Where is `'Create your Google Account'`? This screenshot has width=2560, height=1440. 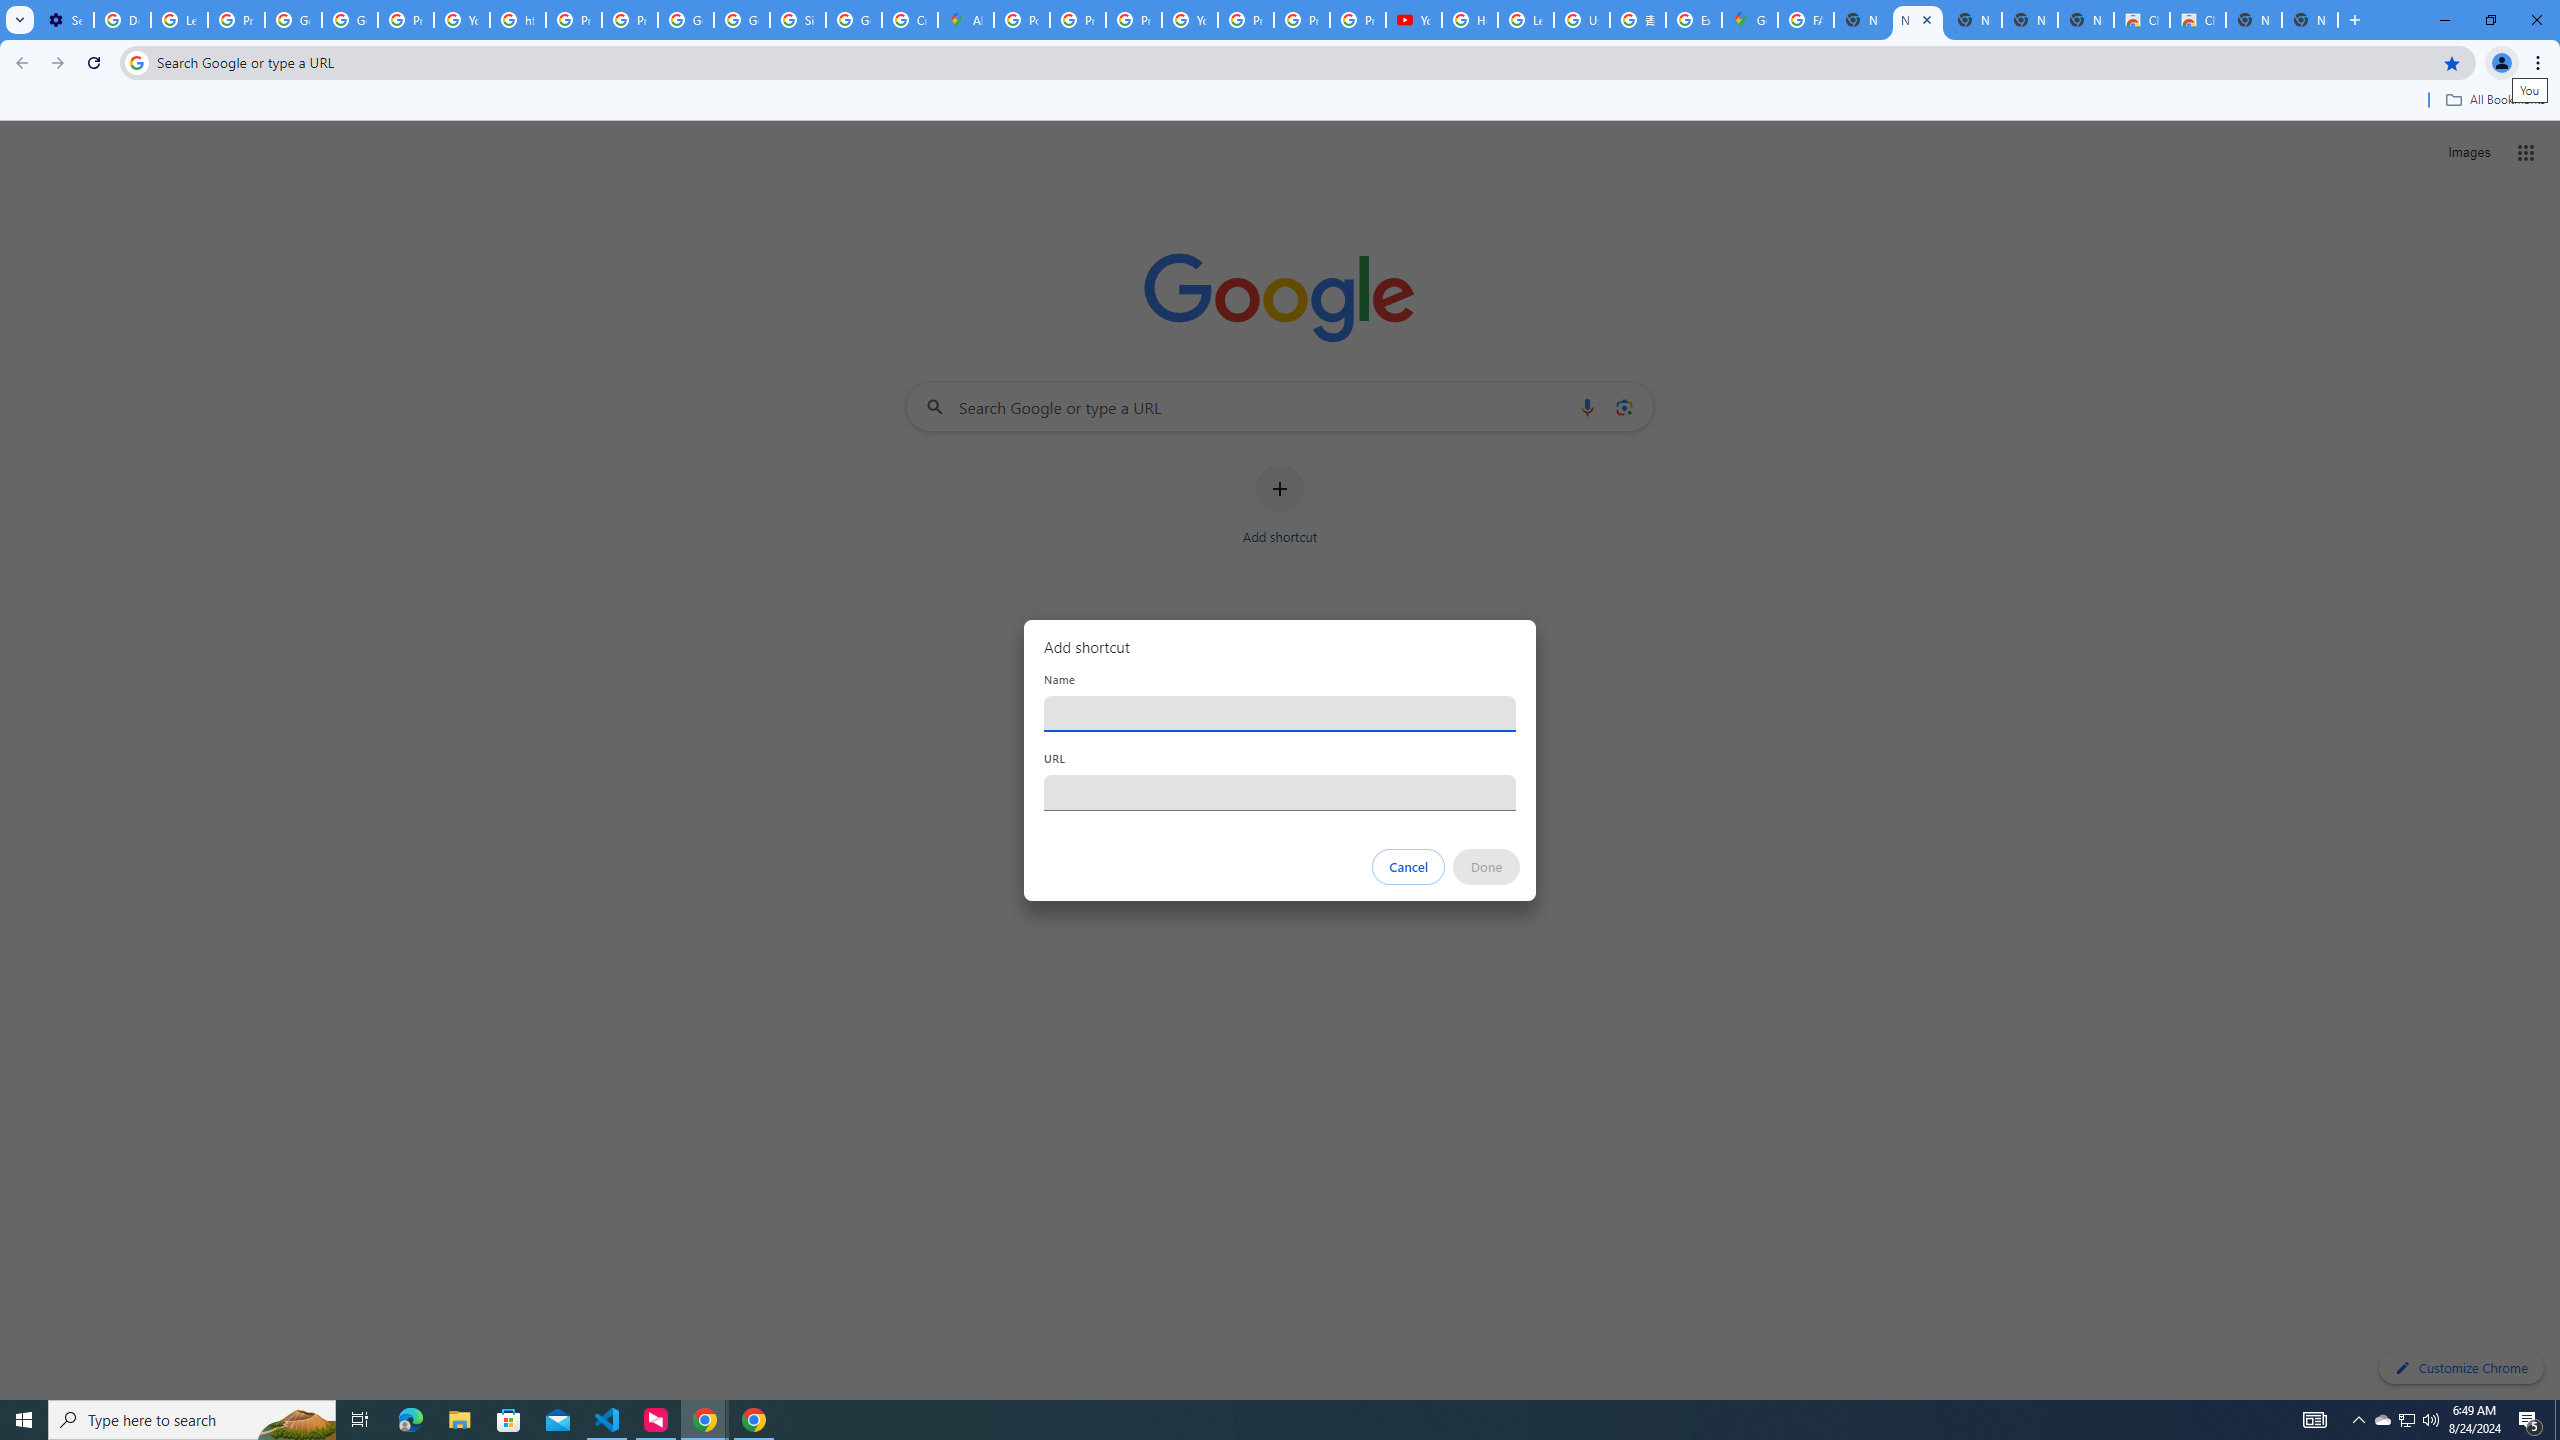 'Create your Google Account' is located at coordinates (909, 19).